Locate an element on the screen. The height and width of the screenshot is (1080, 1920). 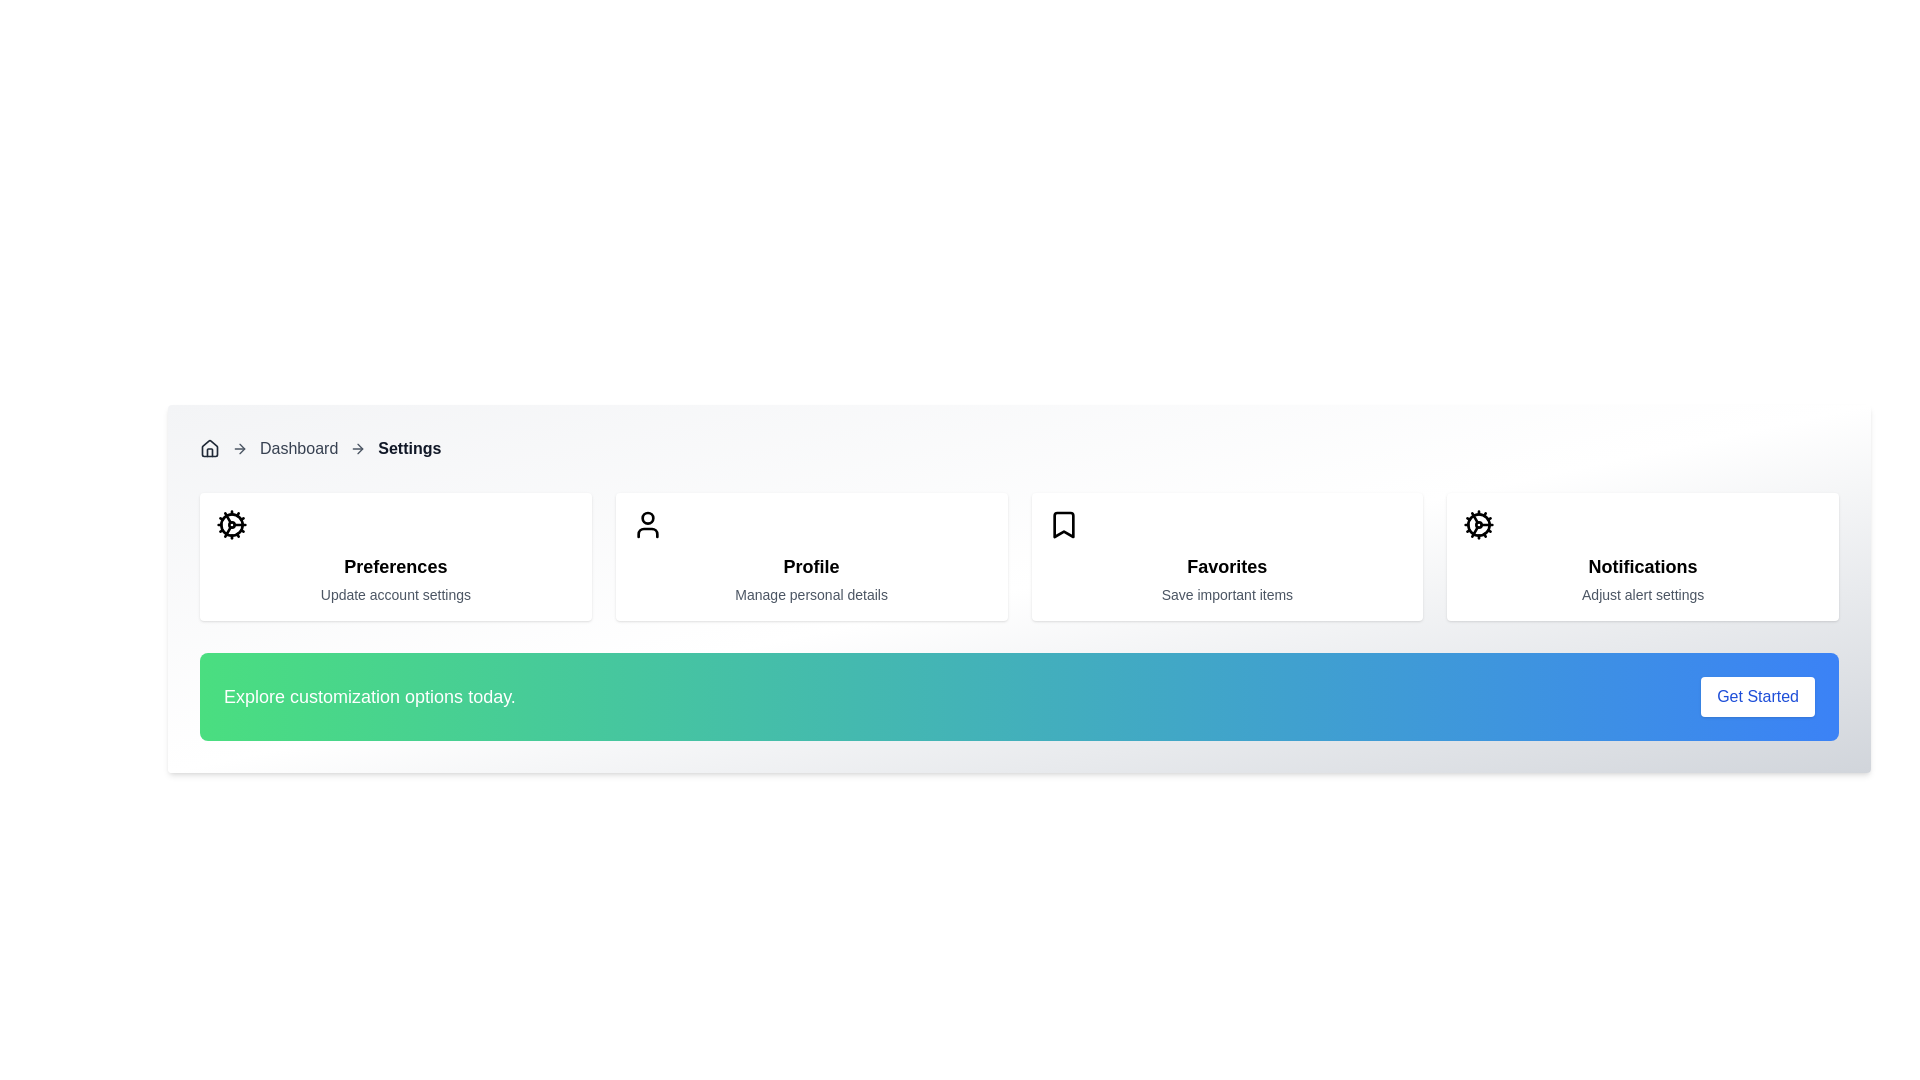
the navigation arrow icon located between the 'Dashboard' and 'Settings' texts in the top navigation section is located at coordinates (358, 447).